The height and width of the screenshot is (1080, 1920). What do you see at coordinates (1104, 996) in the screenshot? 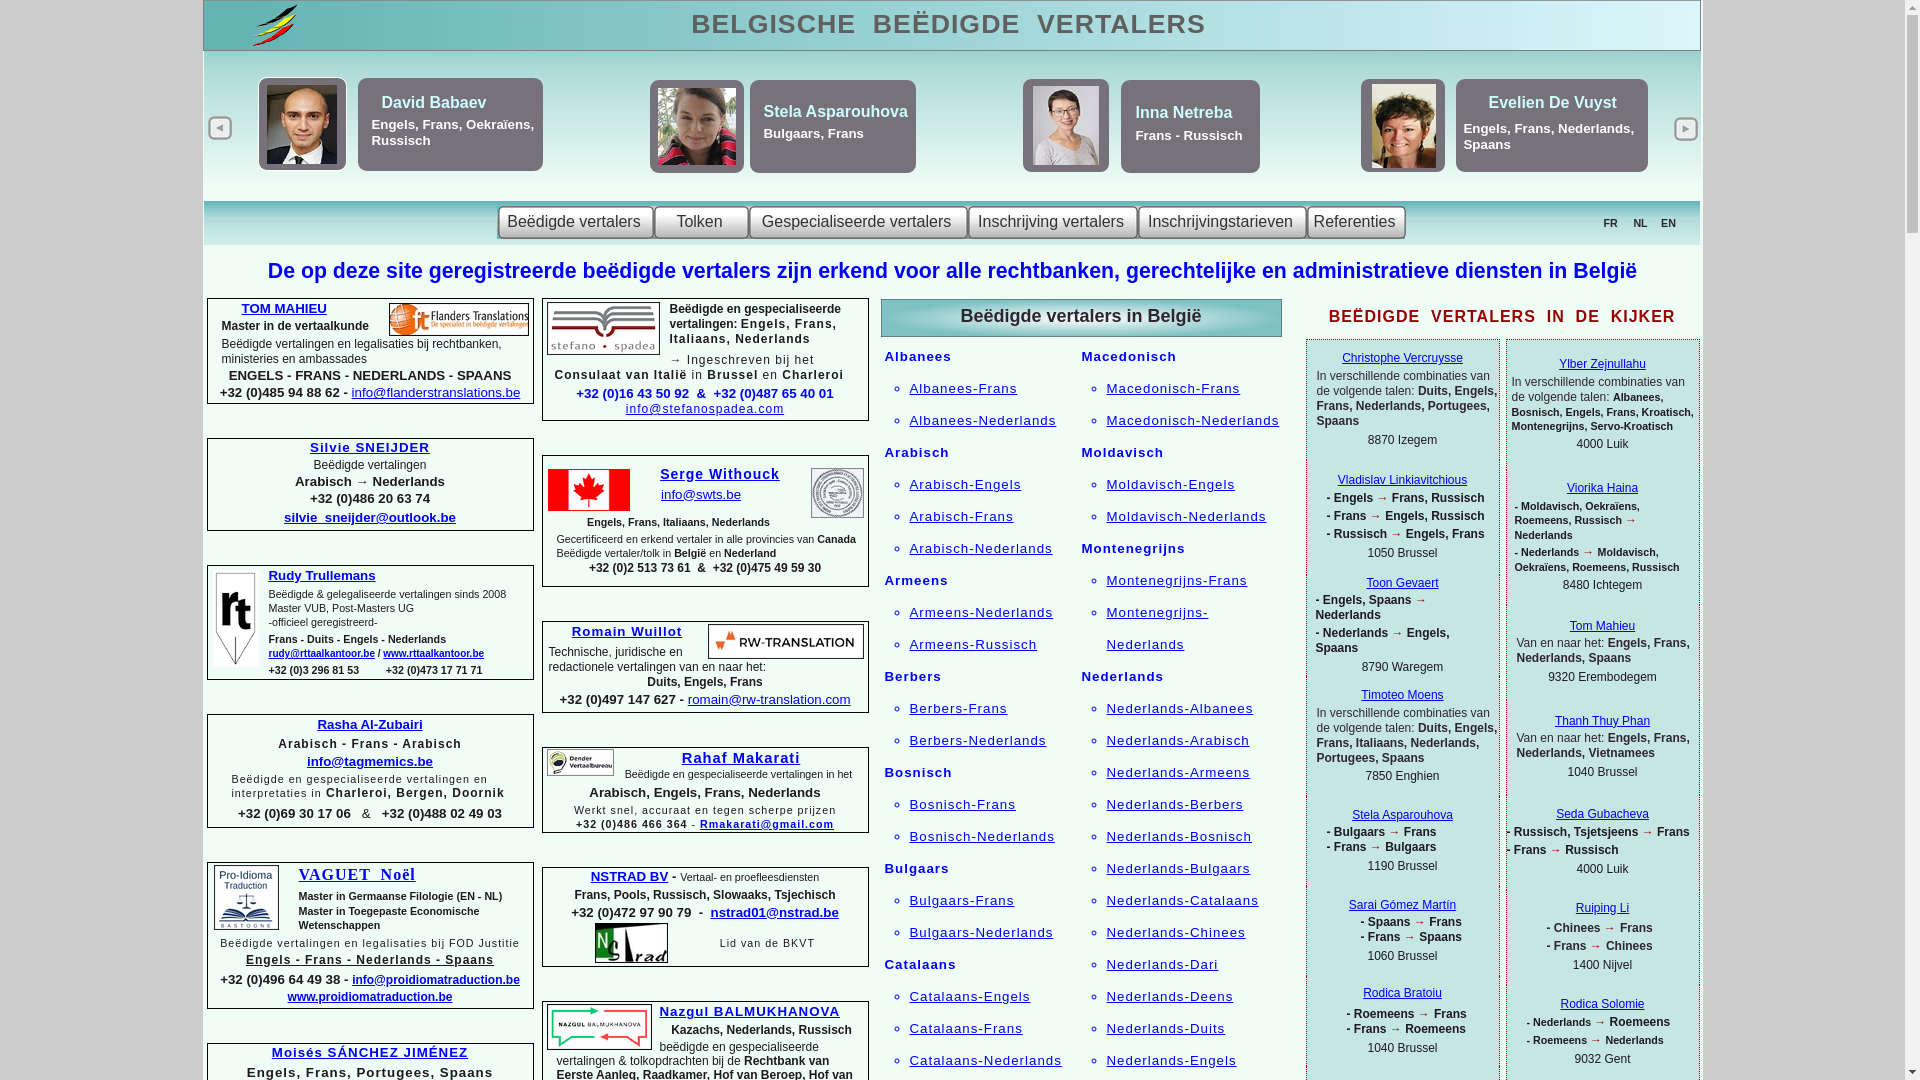
I see `'Nederlands-Deens'` at bounding box center [1104, 996].